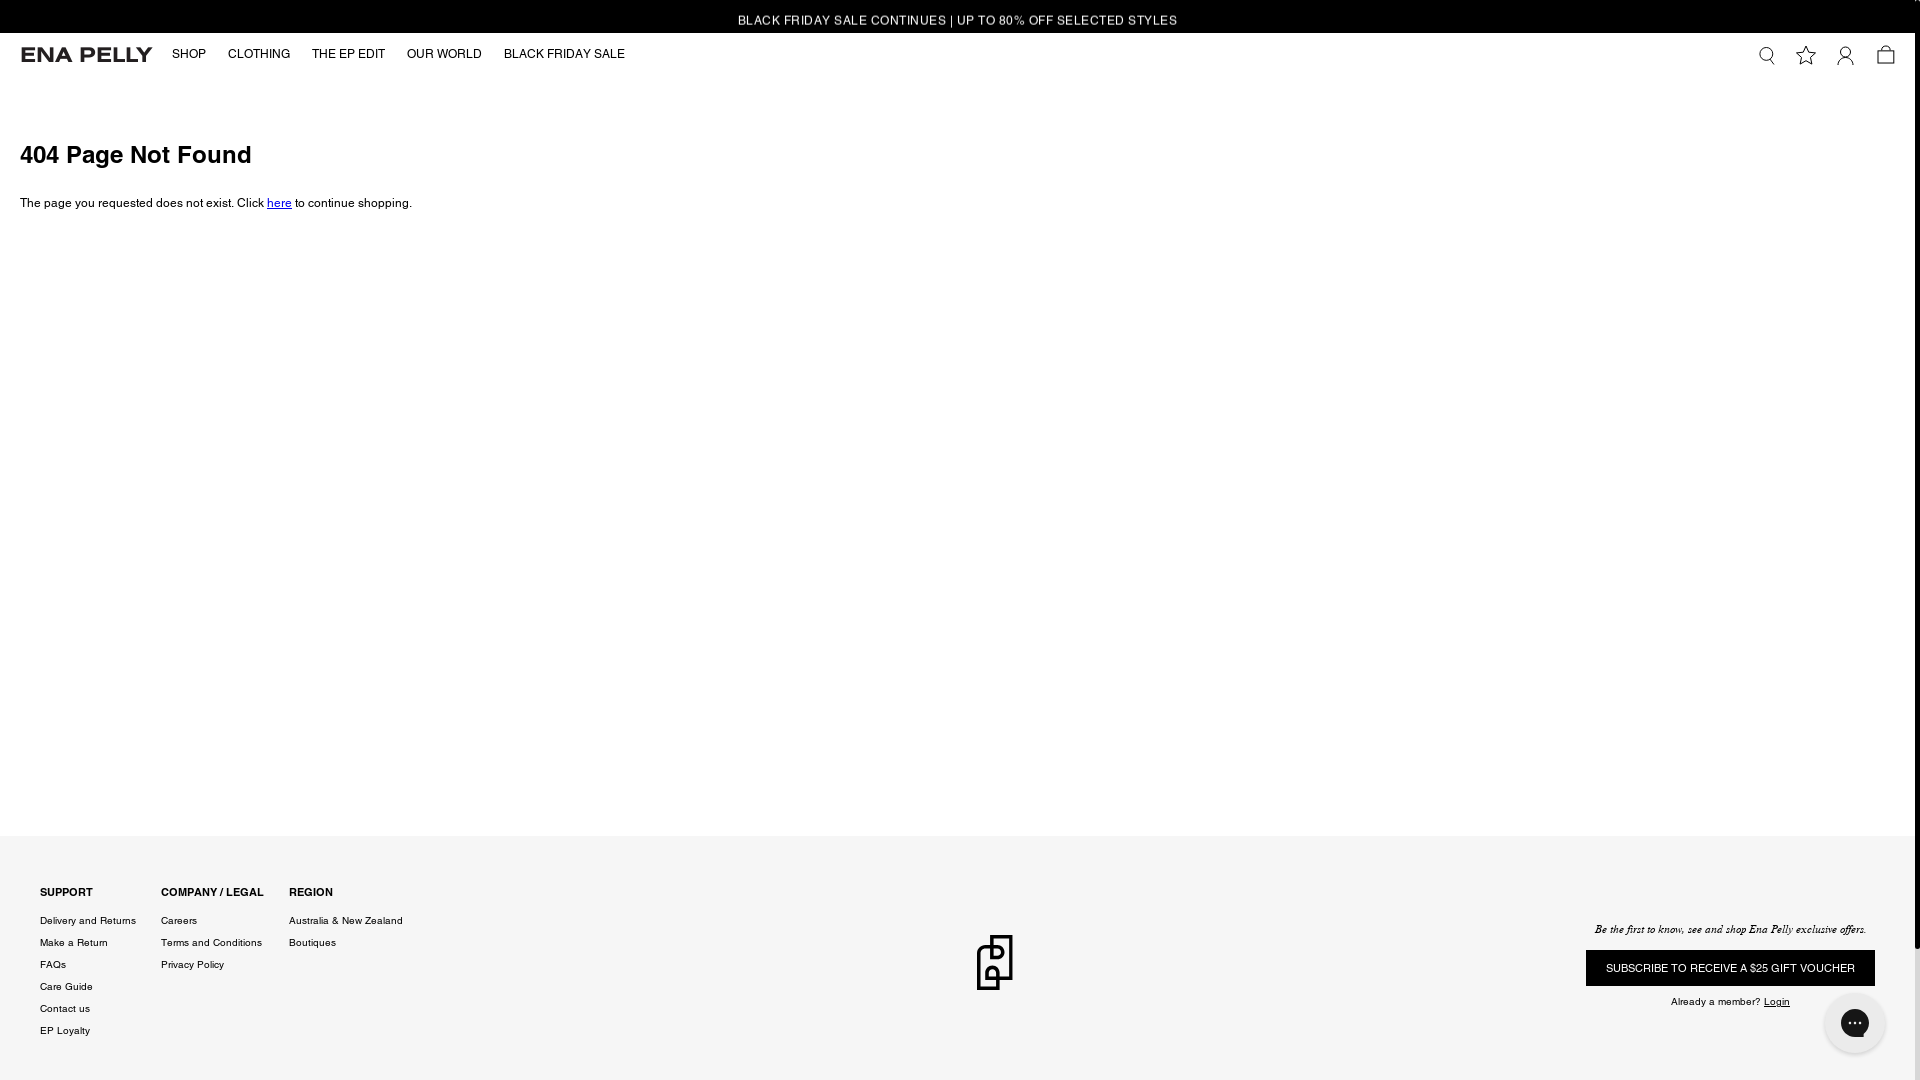 The image size is (1920, 1080). What do you see at coordinates (65, 1030) in the screenshot?
I see `'EP Loyalty'` at bounding box center [65, 1030].